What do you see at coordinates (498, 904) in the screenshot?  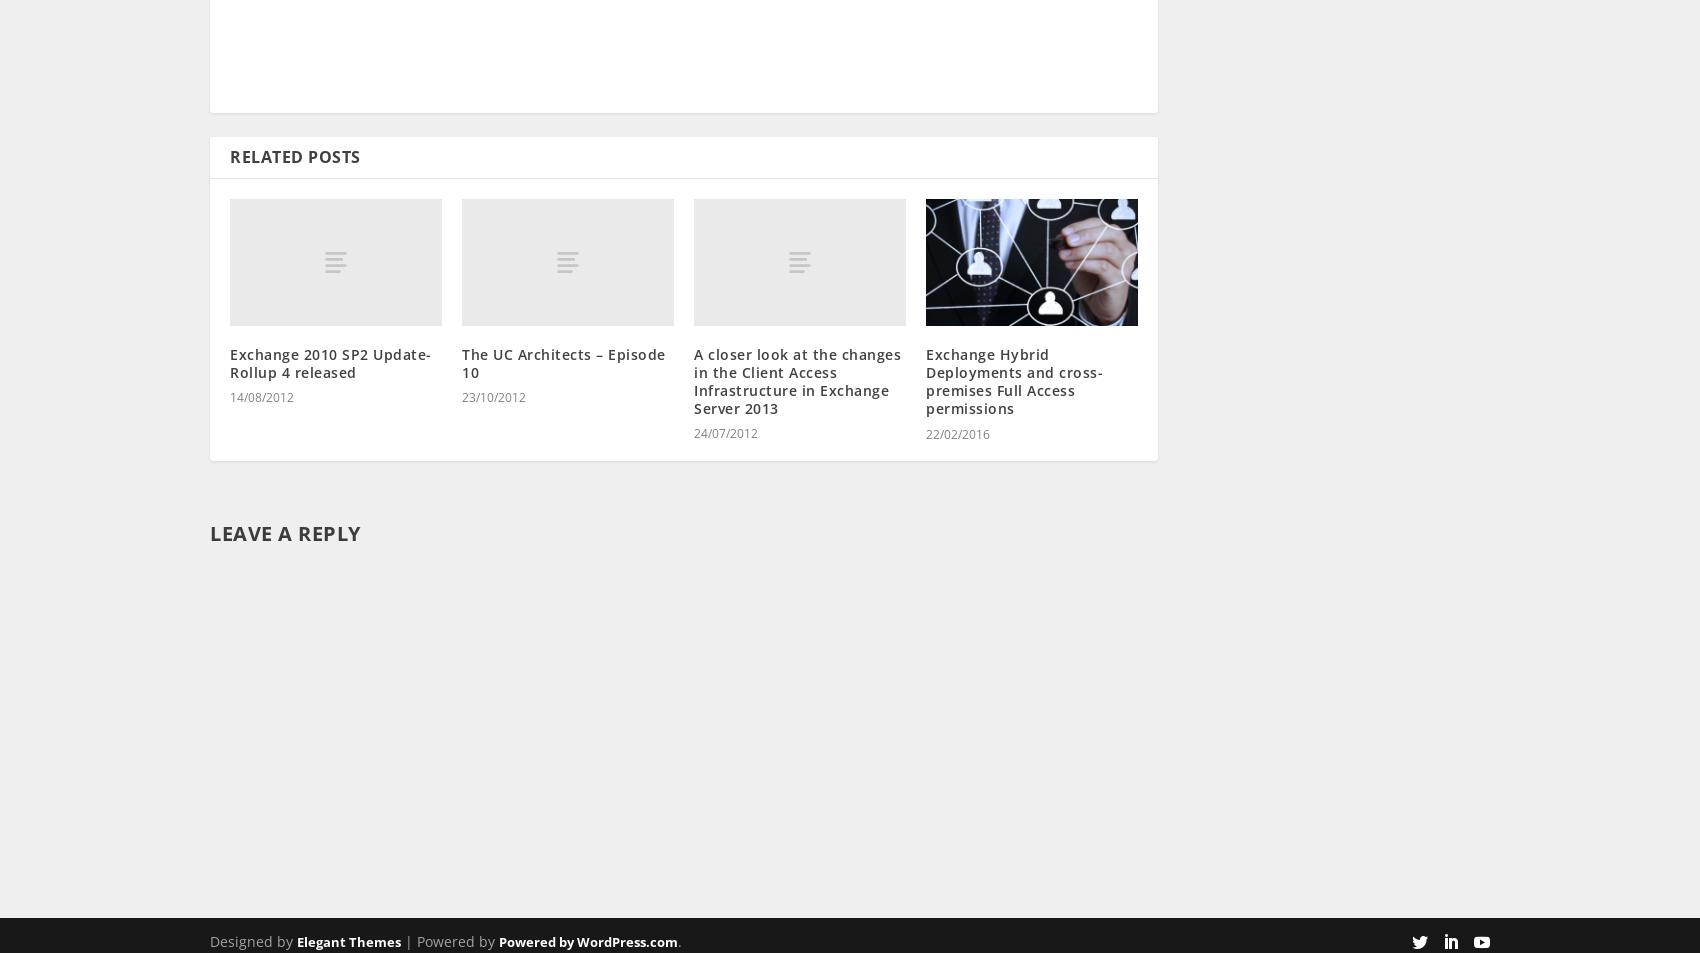 I see `'Powered by WordPress.com'` at bounding box center [498, 904].